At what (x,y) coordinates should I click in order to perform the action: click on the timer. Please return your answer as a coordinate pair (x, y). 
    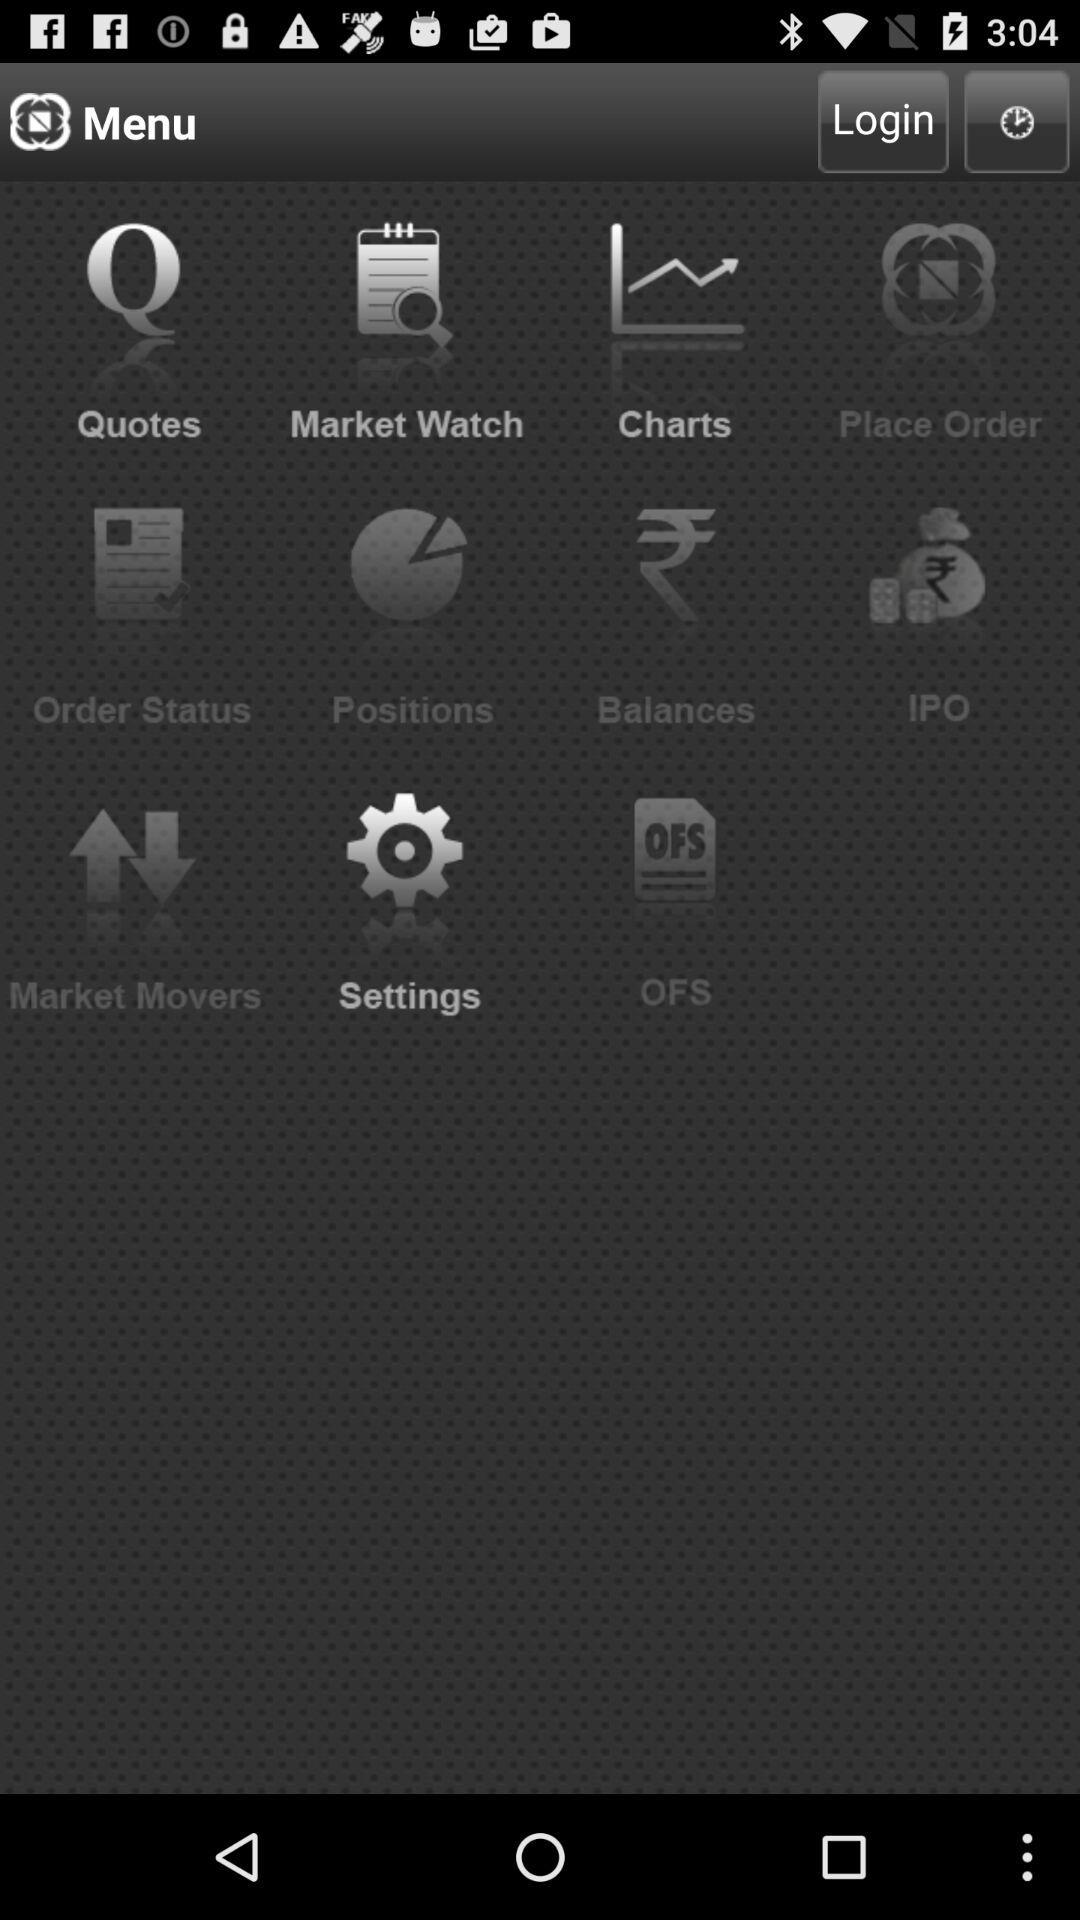
    Looking at the image, I should click on (1017, 120).